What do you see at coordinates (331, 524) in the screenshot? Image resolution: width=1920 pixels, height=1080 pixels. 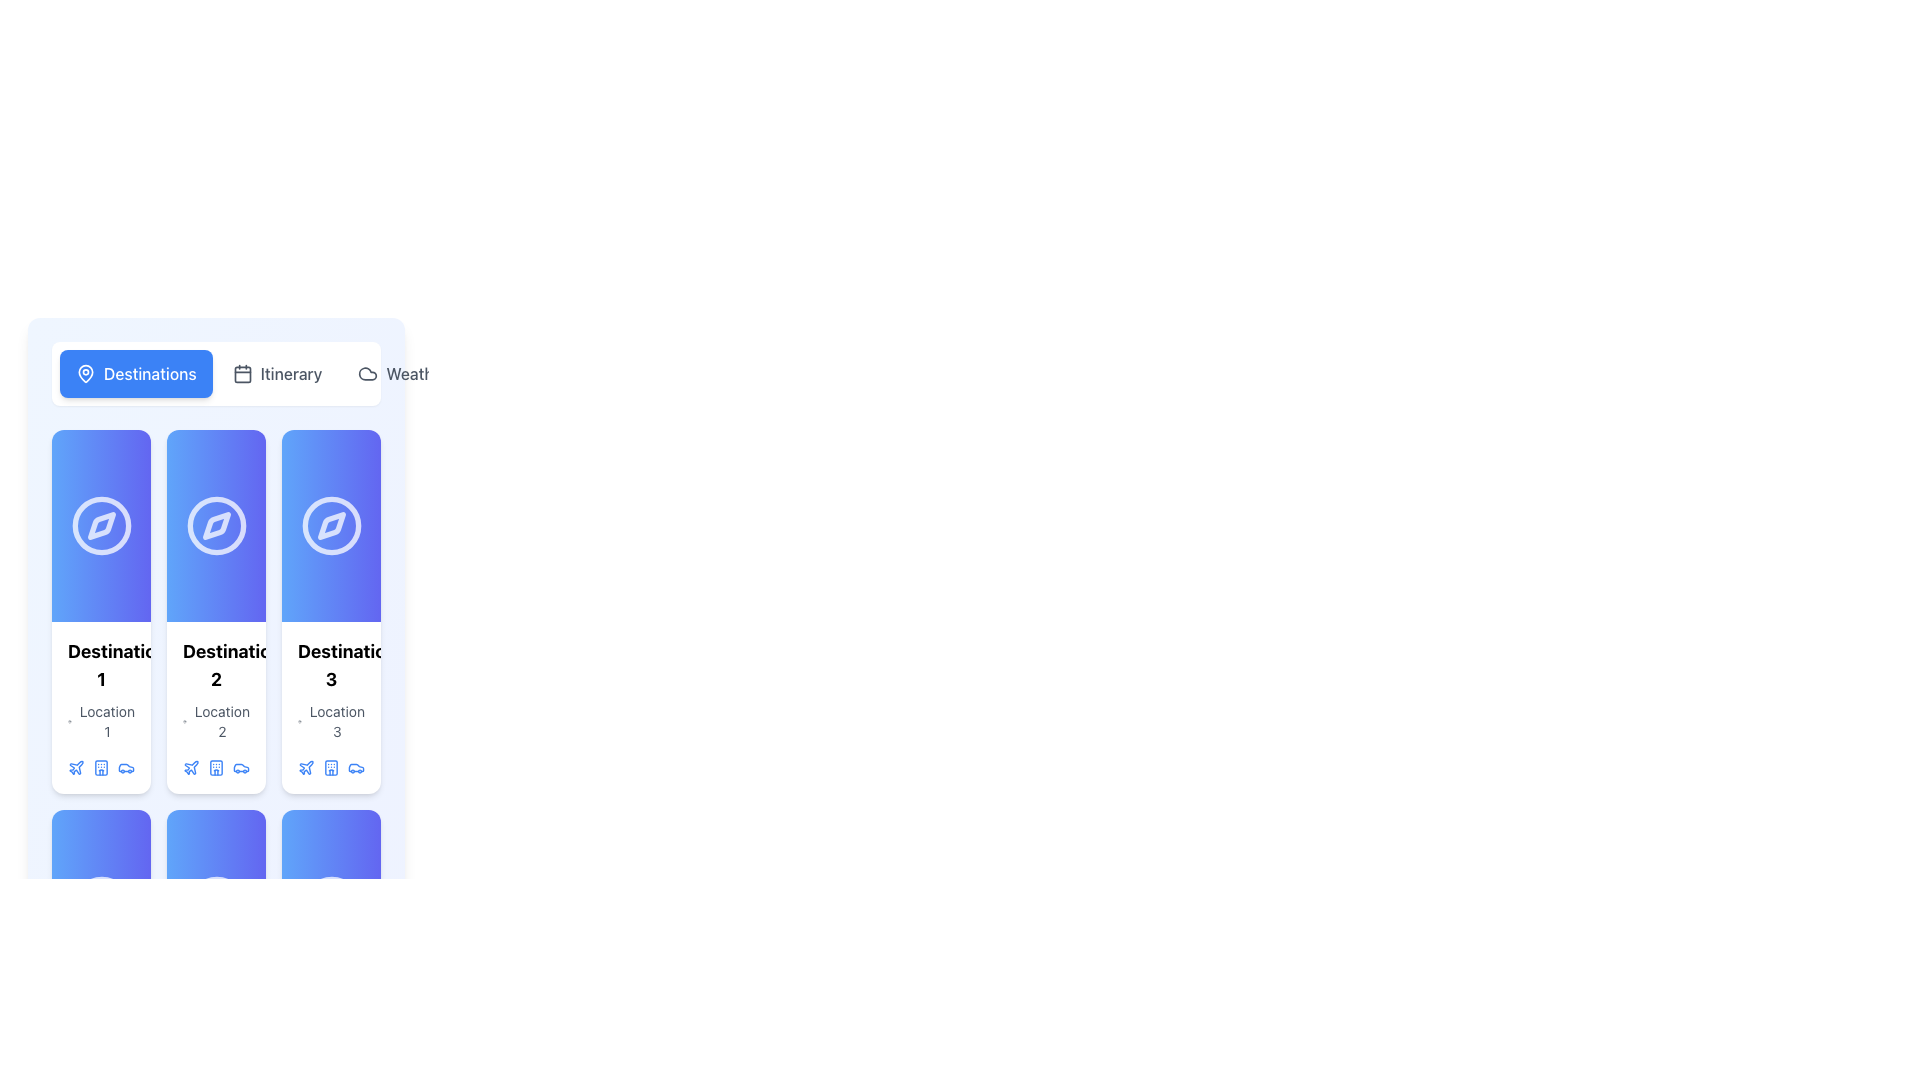 I see `the circular UI component with a compass design located in the third card column, centrally positioned above the 'Destination 3' label` at bounding box center [331, 524].